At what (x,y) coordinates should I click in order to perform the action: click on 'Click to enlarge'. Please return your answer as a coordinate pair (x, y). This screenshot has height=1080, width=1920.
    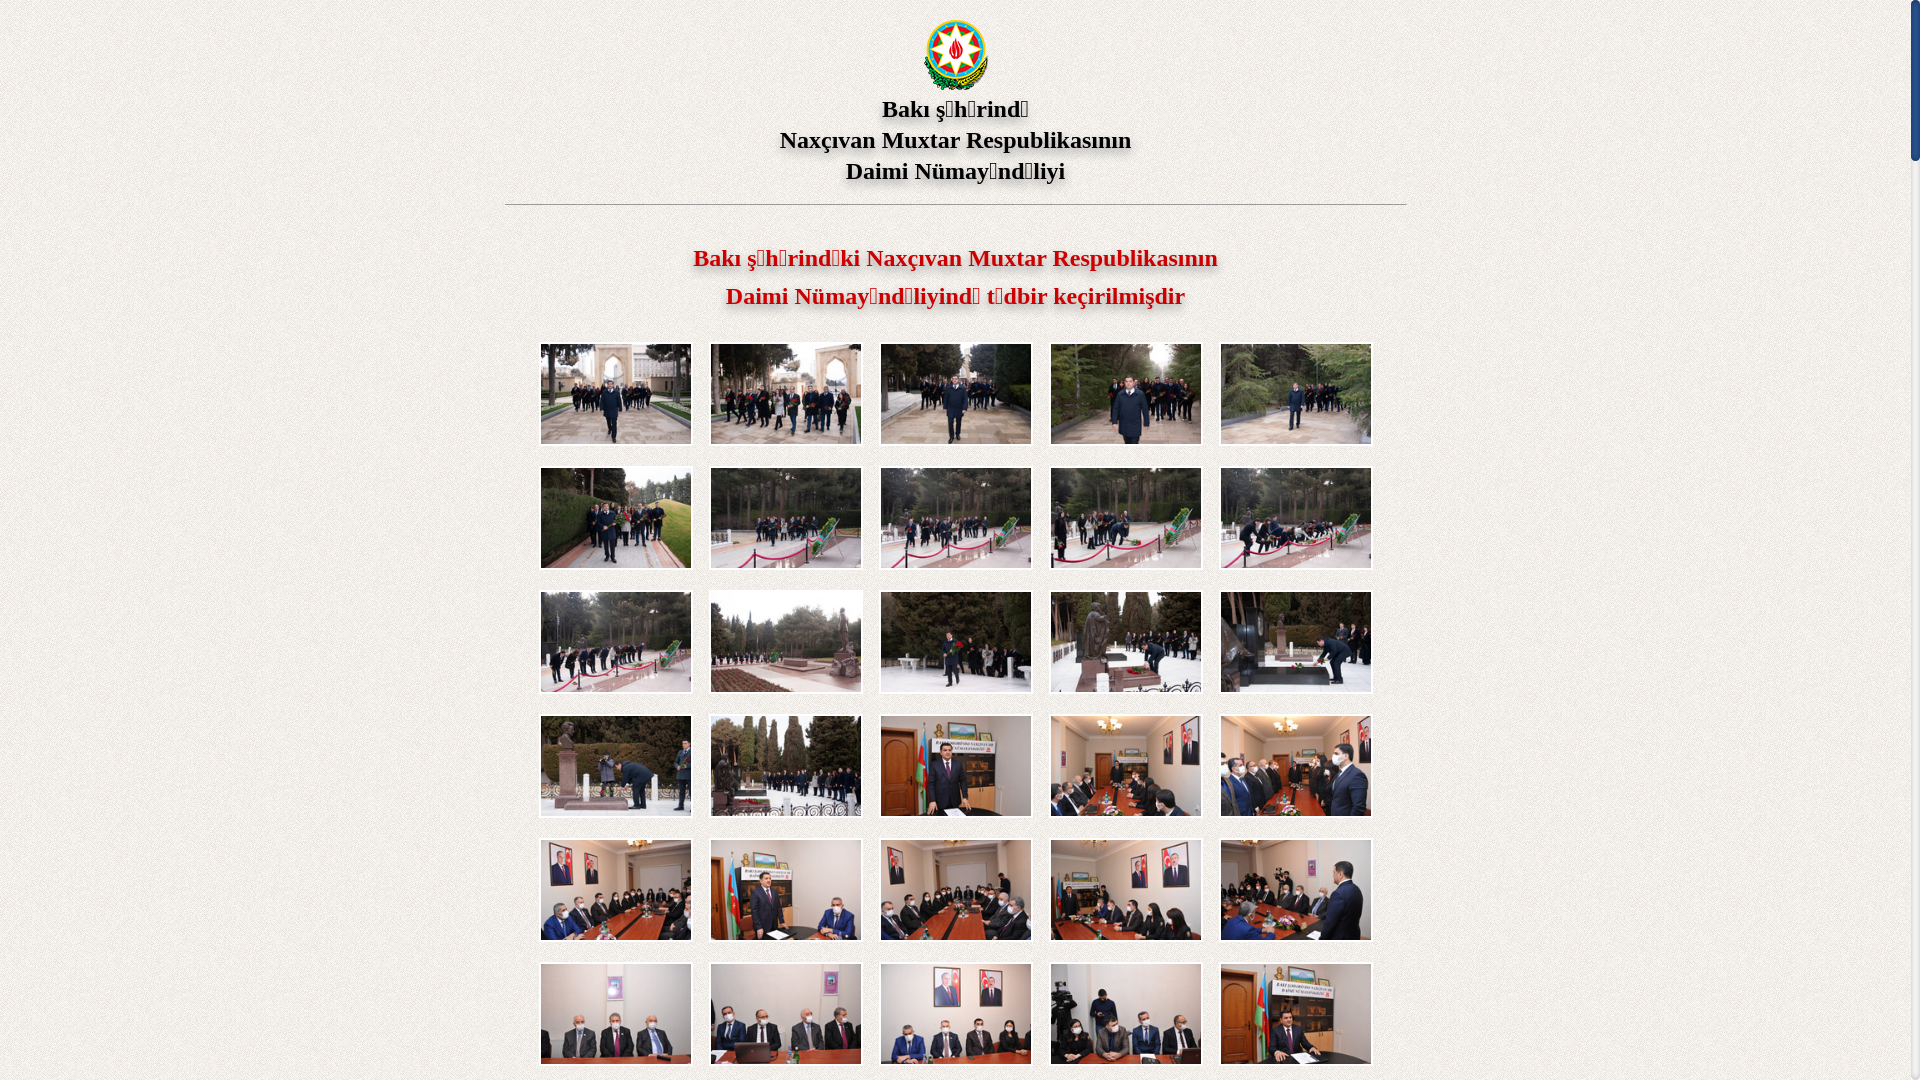
    Looking at the image, I should click on (954, 641).